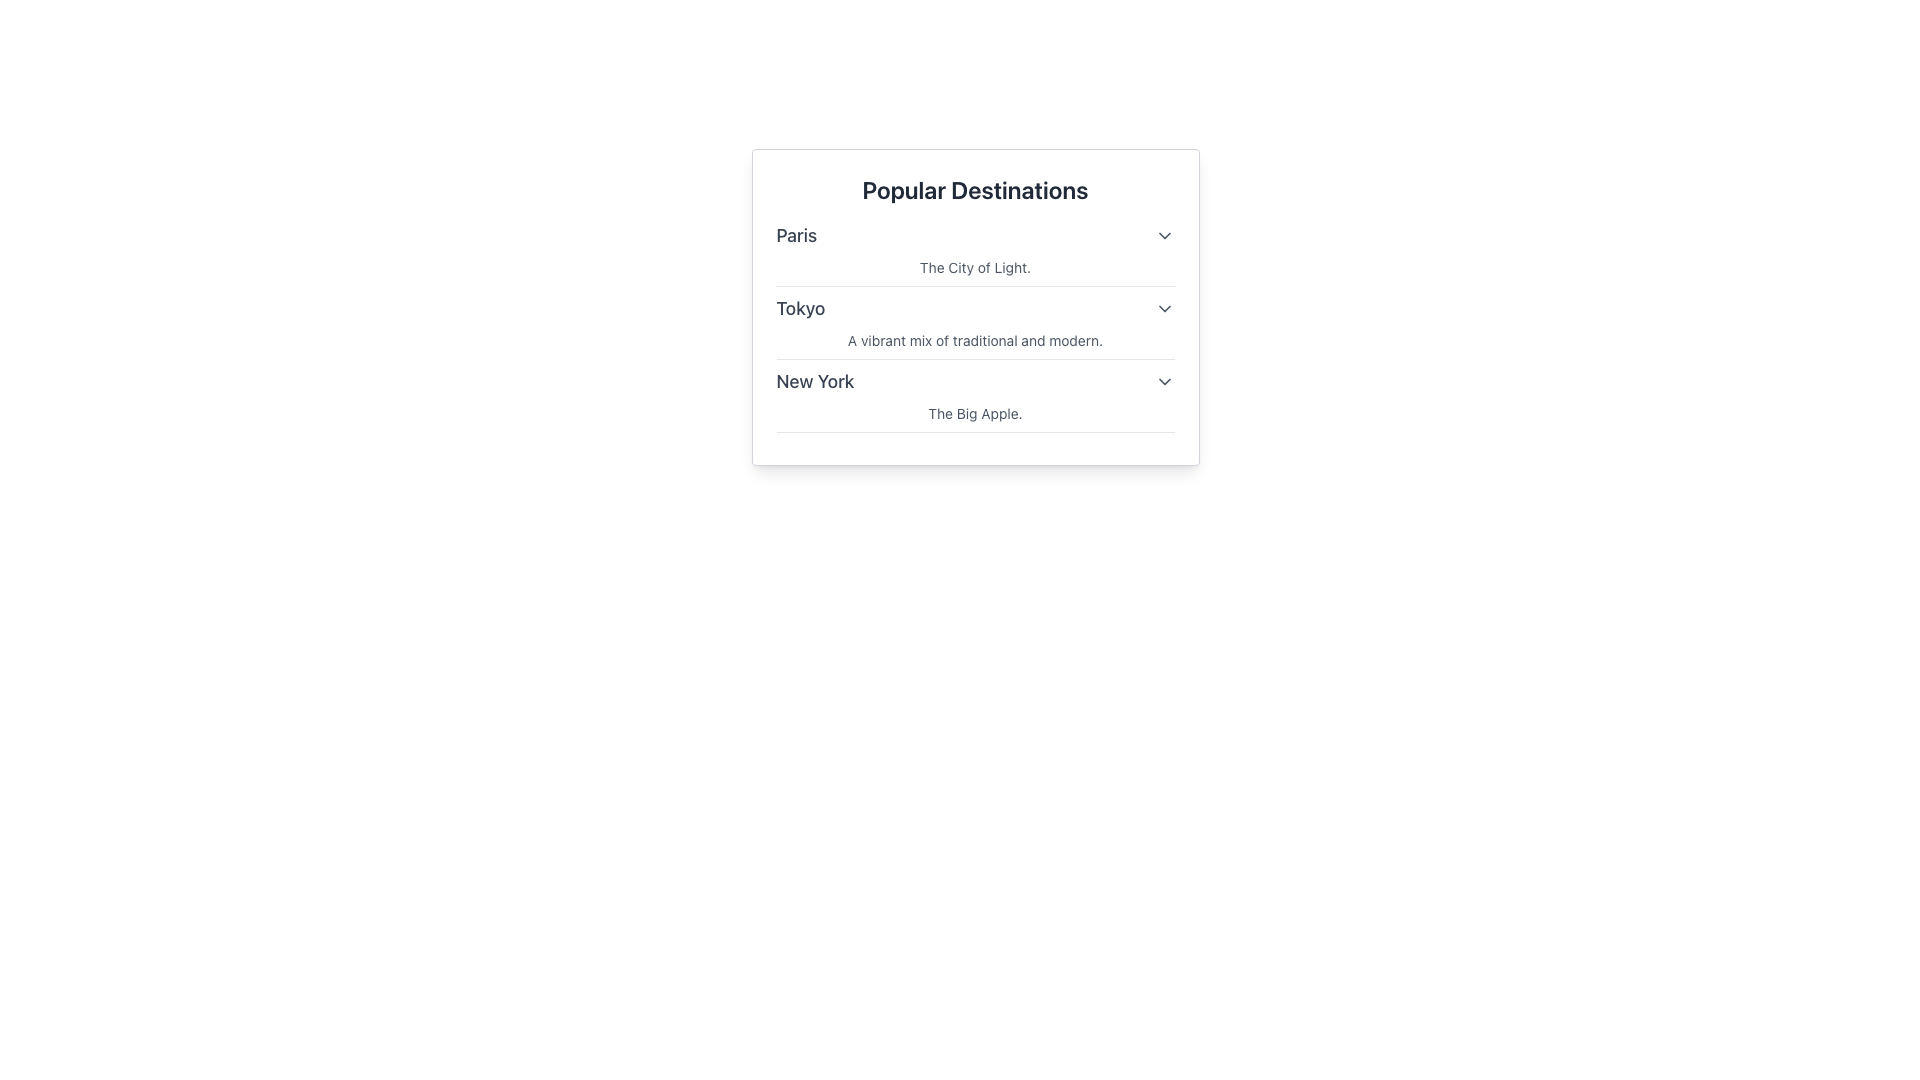  I want to click on the List Item displaying 'New York' with a bold heading and a dropdown arrow, so click(975, 400).